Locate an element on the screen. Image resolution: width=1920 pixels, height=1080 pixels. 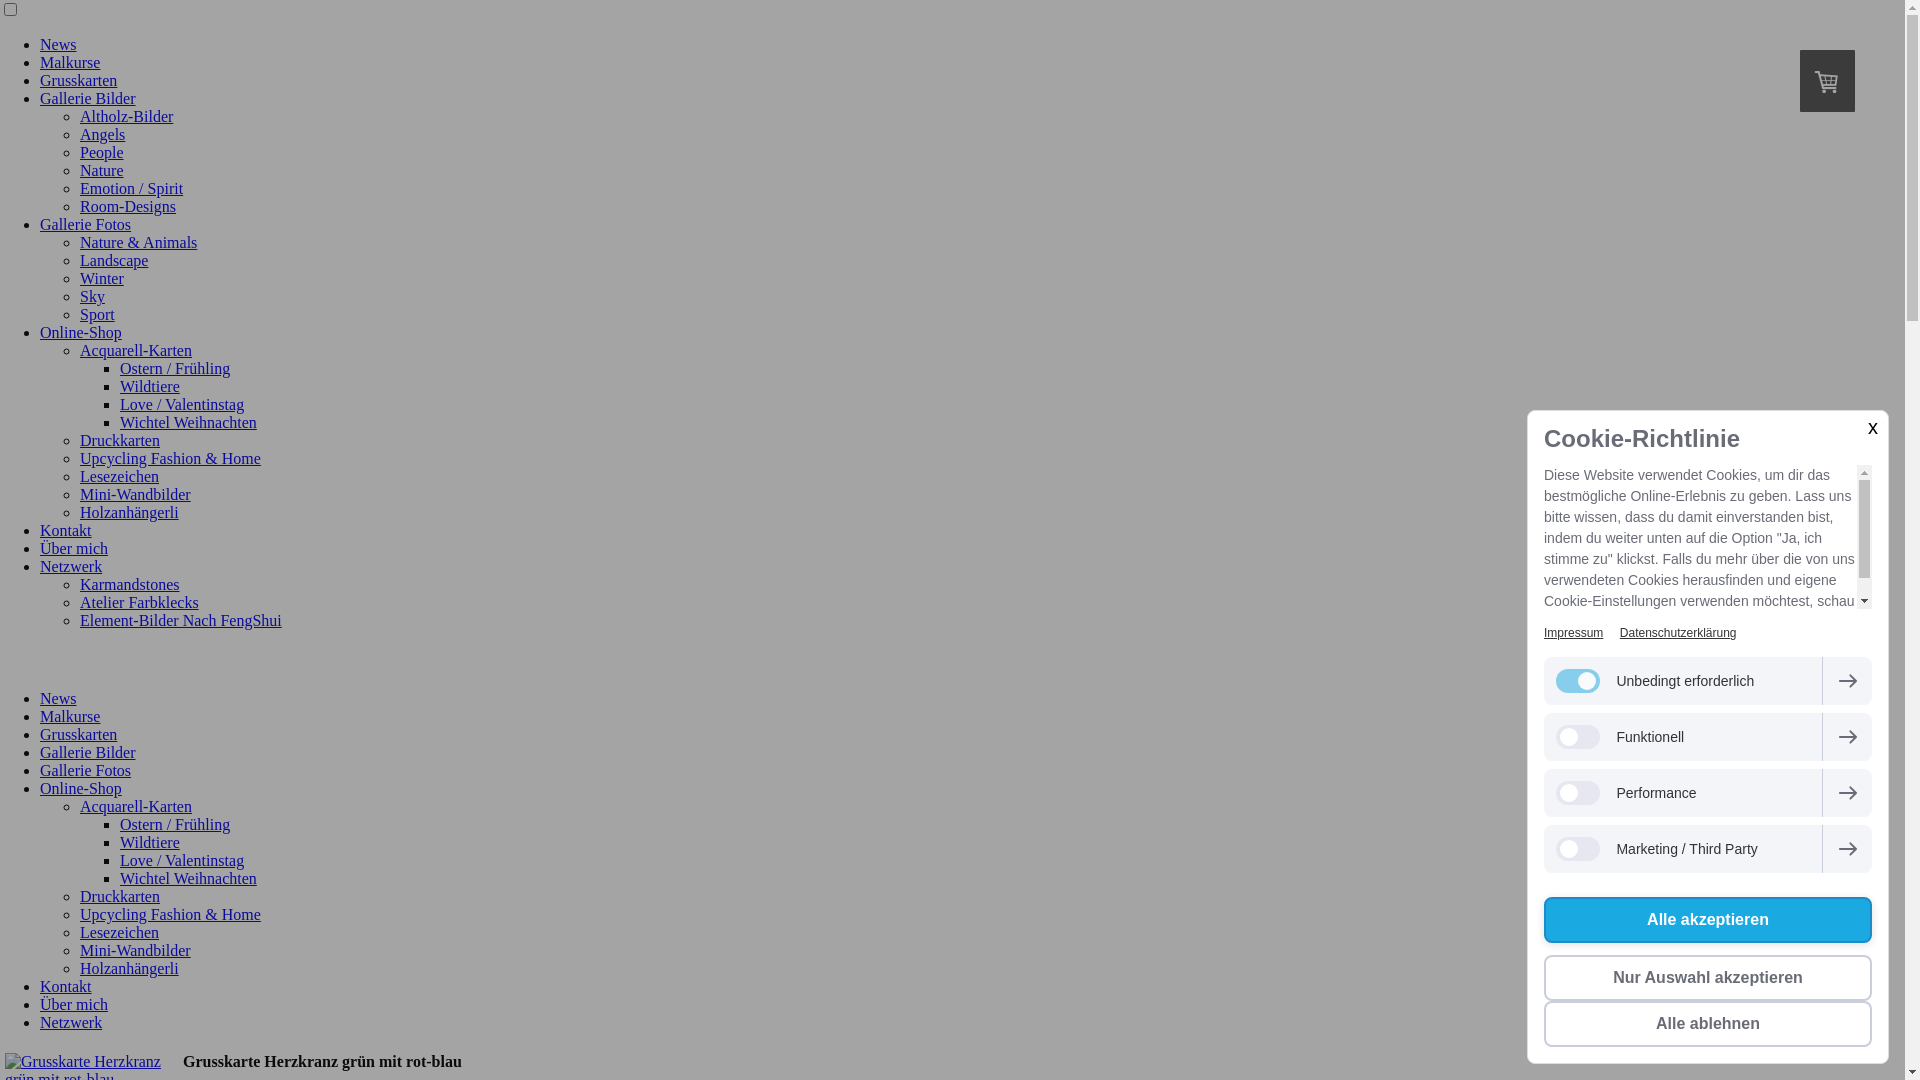
'Angels' is located at coordinates (101, 134).